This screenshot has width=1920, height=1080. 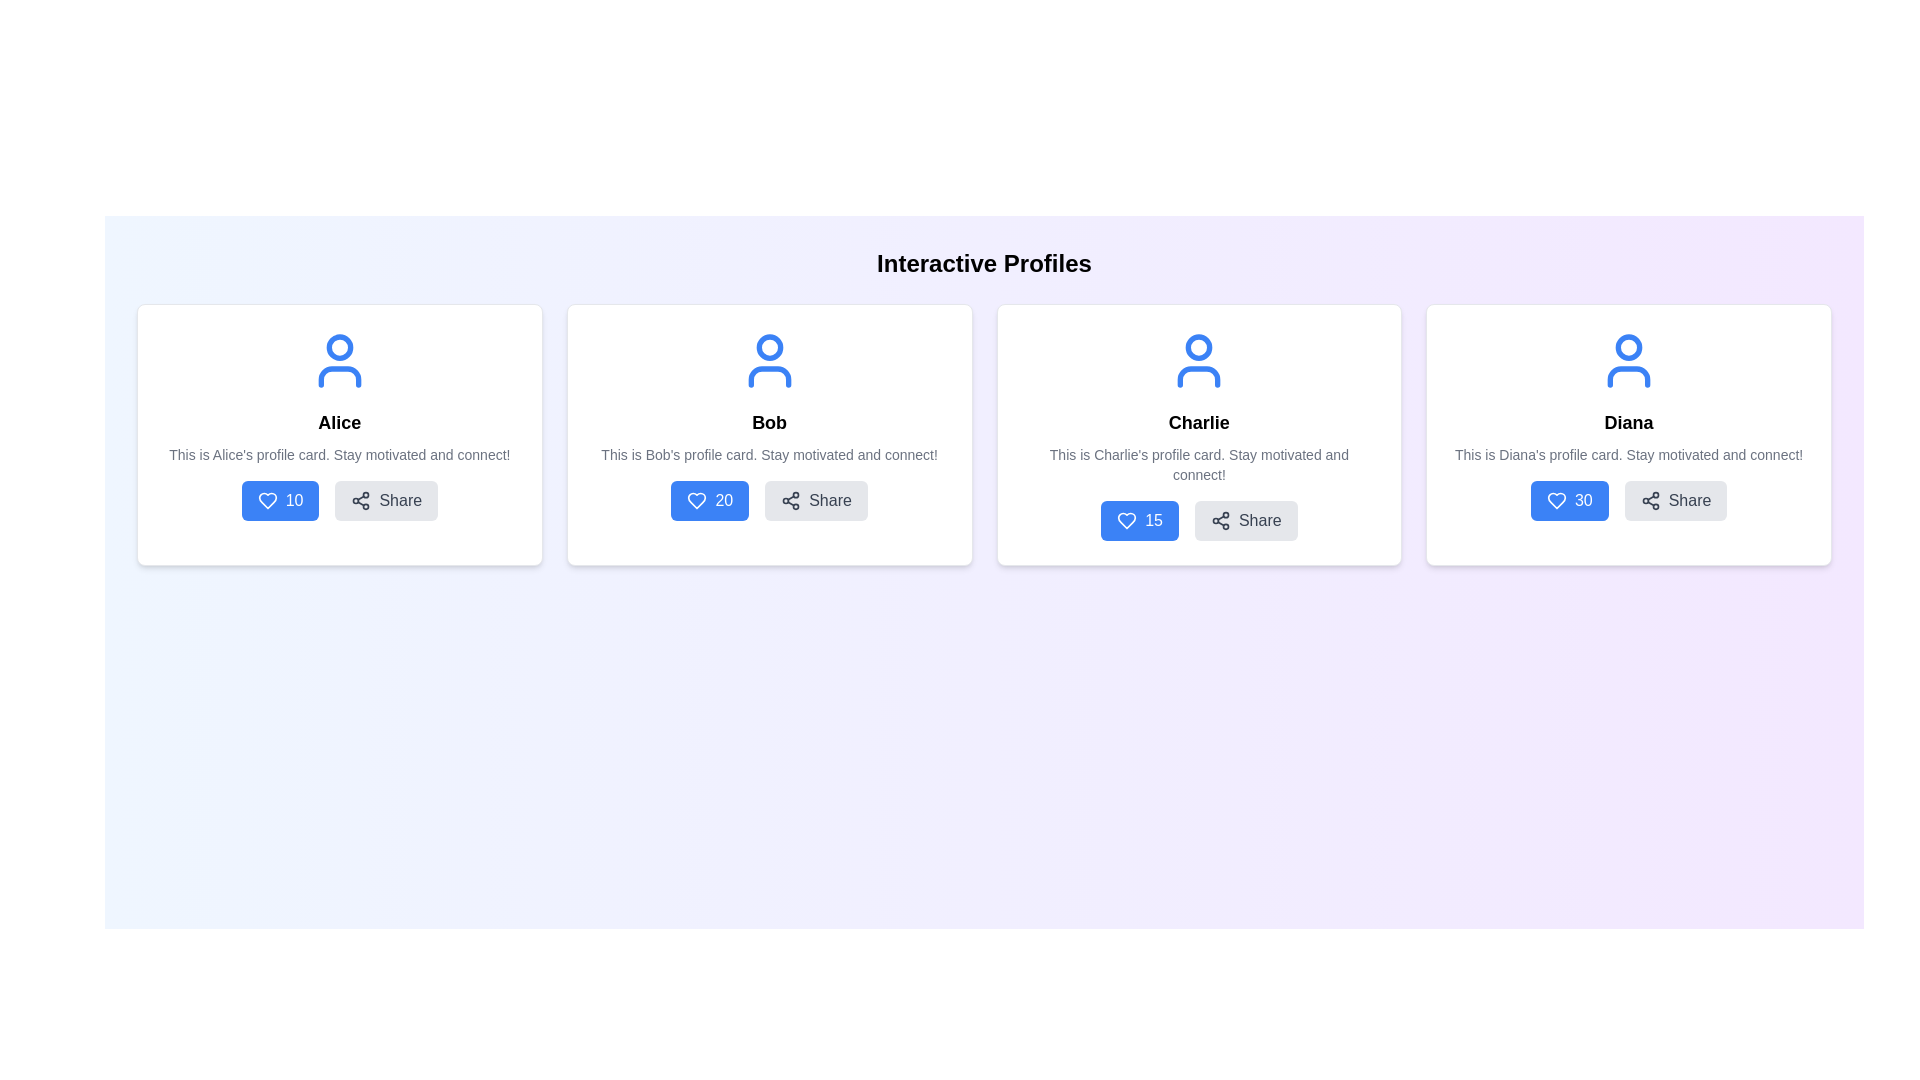 What do you see at coordinates (1688, 500) in the screenshot?
I see `the 'Share' text label, which is styled with a clean font and grey color, located in the bottom-right corner of Diana's profile card, adjacent to the share icon` at bounding box center [1688, 500].